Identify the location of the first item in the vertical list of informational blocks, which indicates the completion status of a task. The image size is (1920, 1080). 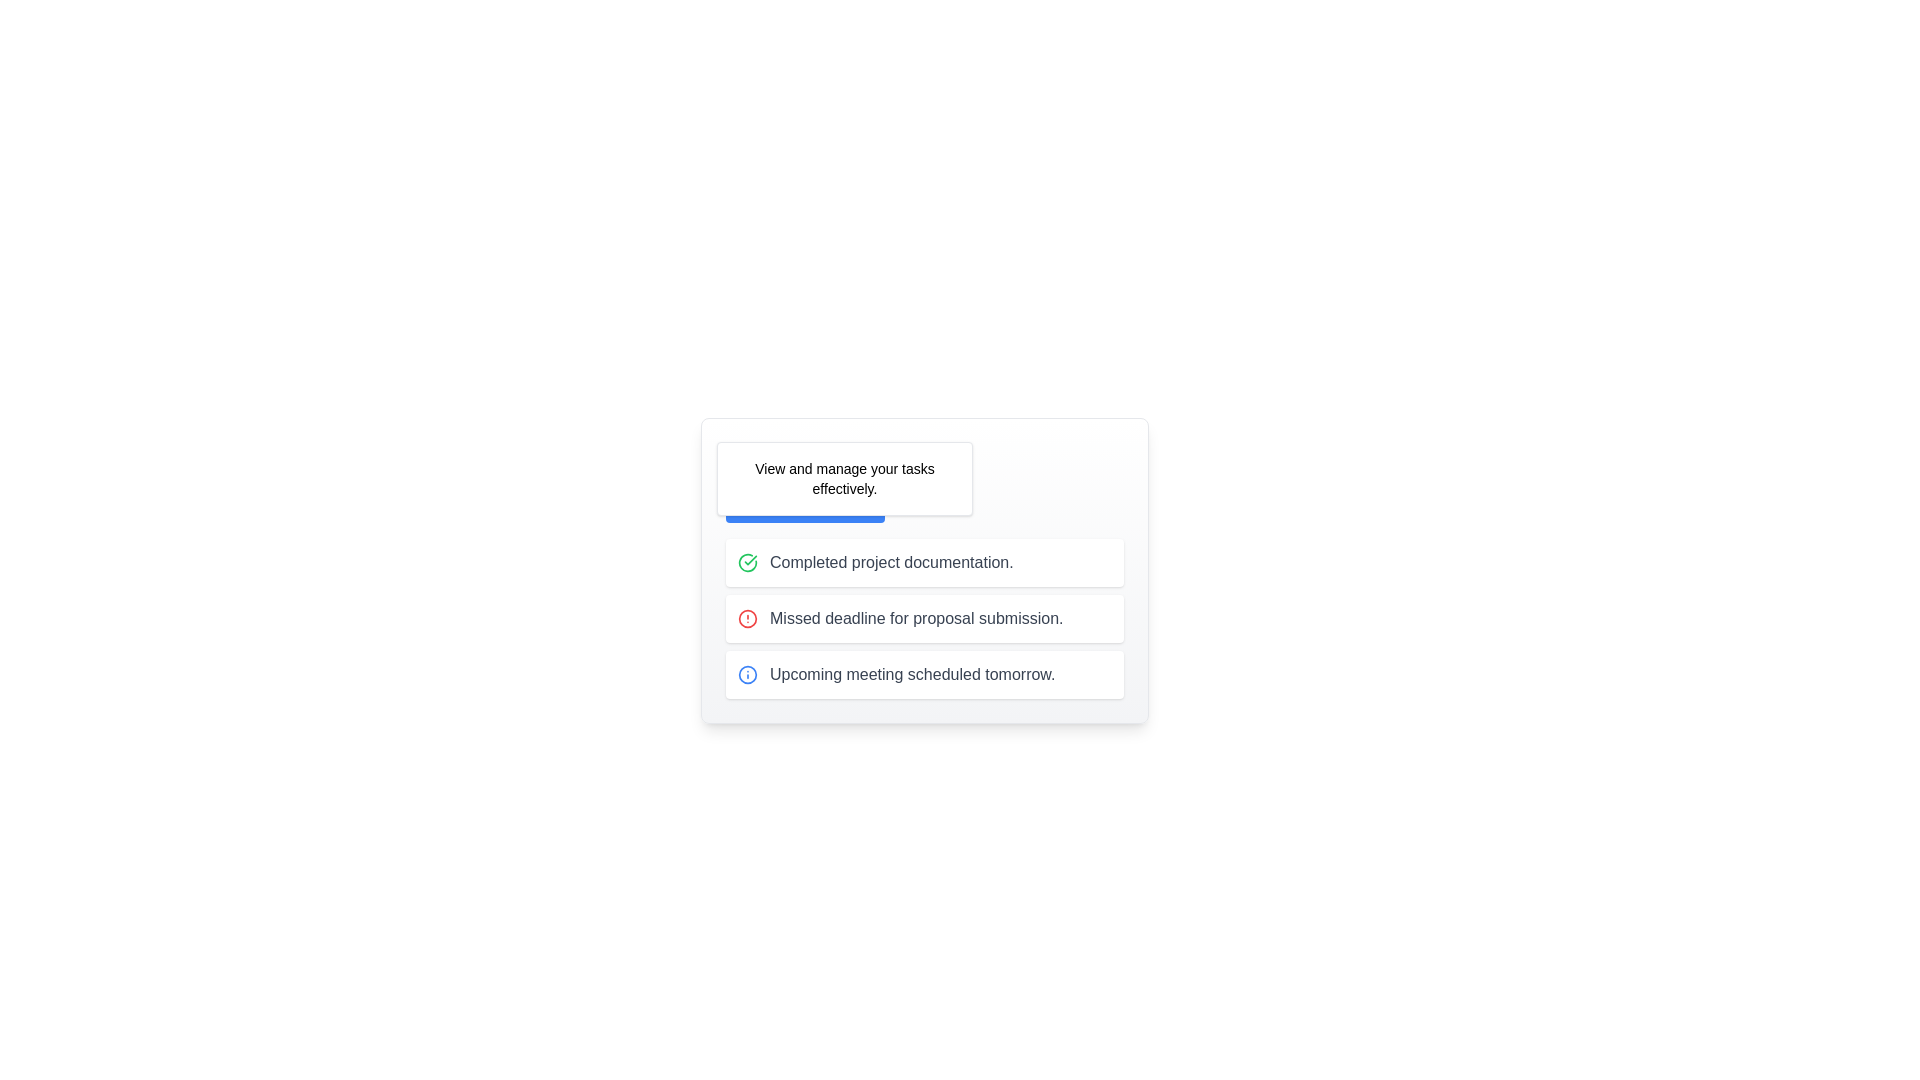
(924, 563).